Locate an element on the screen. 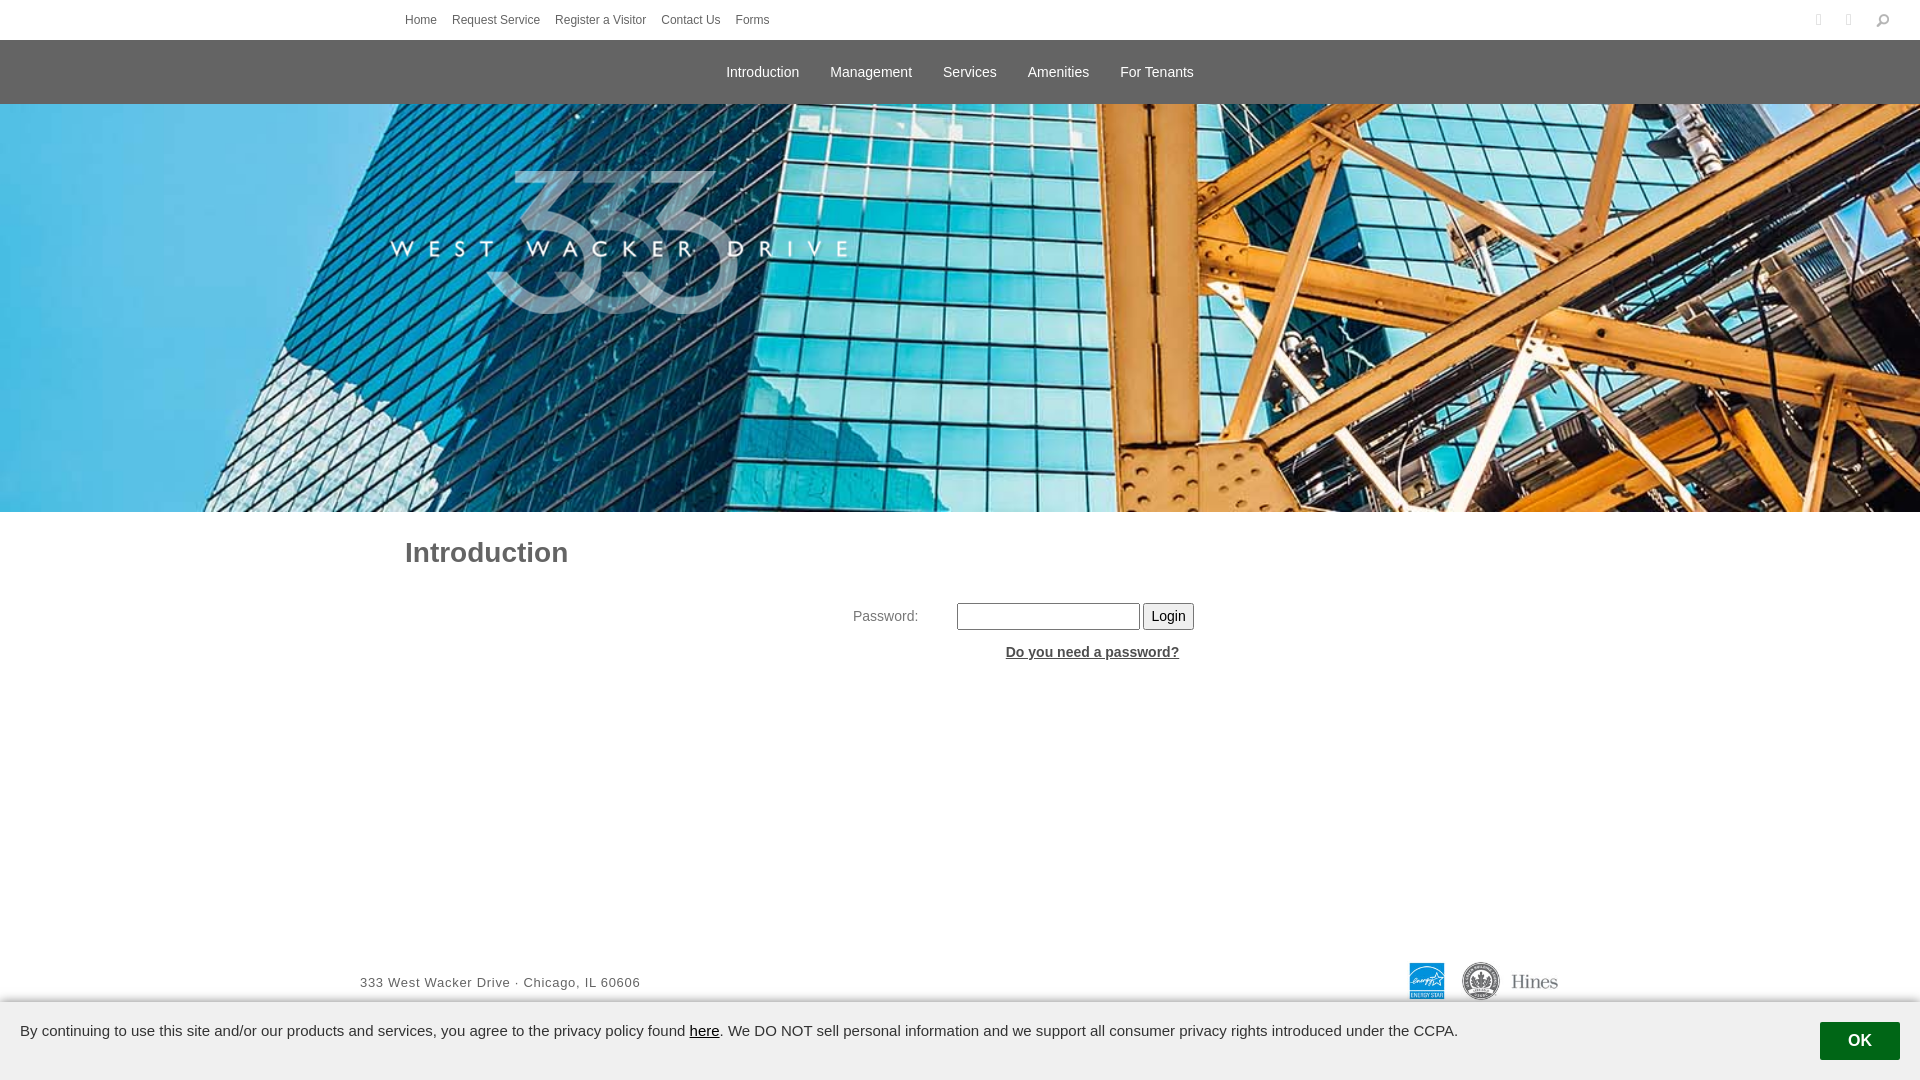 This screenshot has height=1080, width=1920. 'Login' is located at coordinates (1142, 615).